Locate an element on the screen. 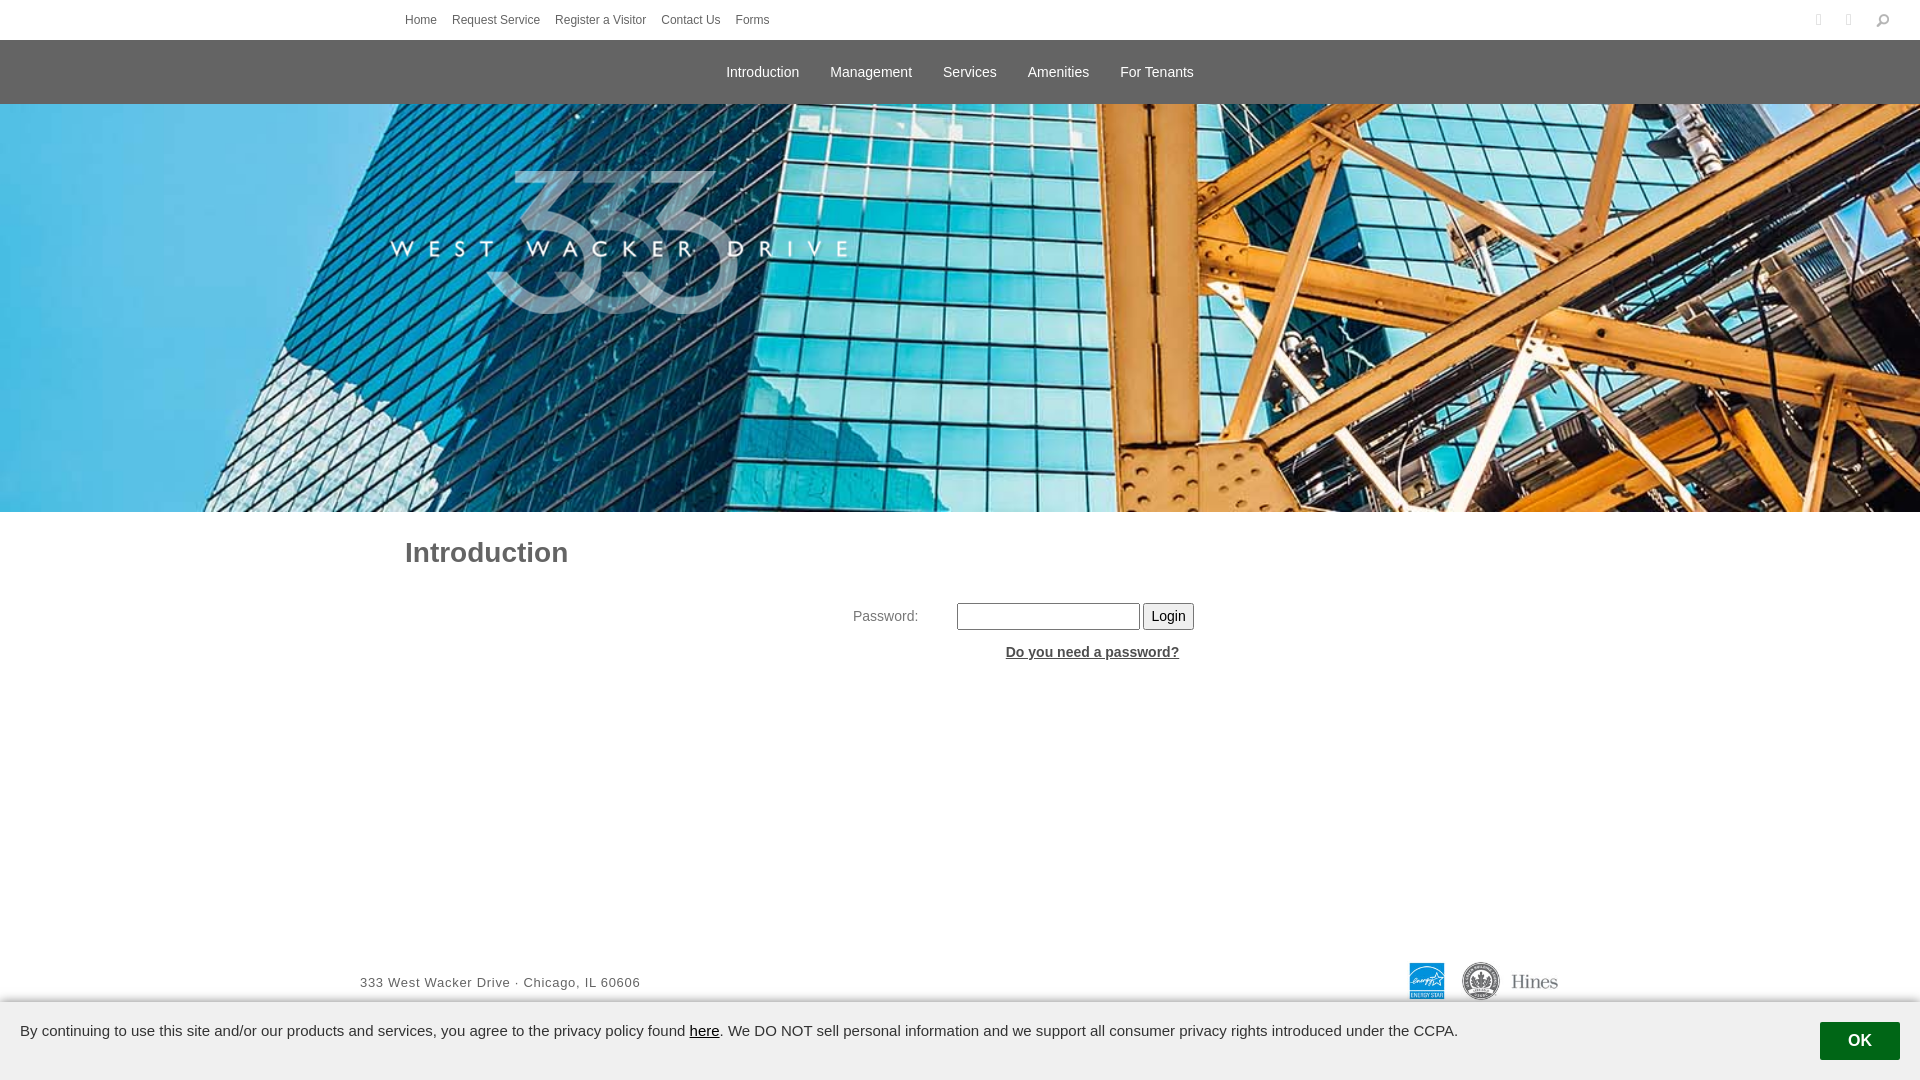 This screenshot has height=1080, width=1920. 'Login' is located at coordinates (1142, 615).